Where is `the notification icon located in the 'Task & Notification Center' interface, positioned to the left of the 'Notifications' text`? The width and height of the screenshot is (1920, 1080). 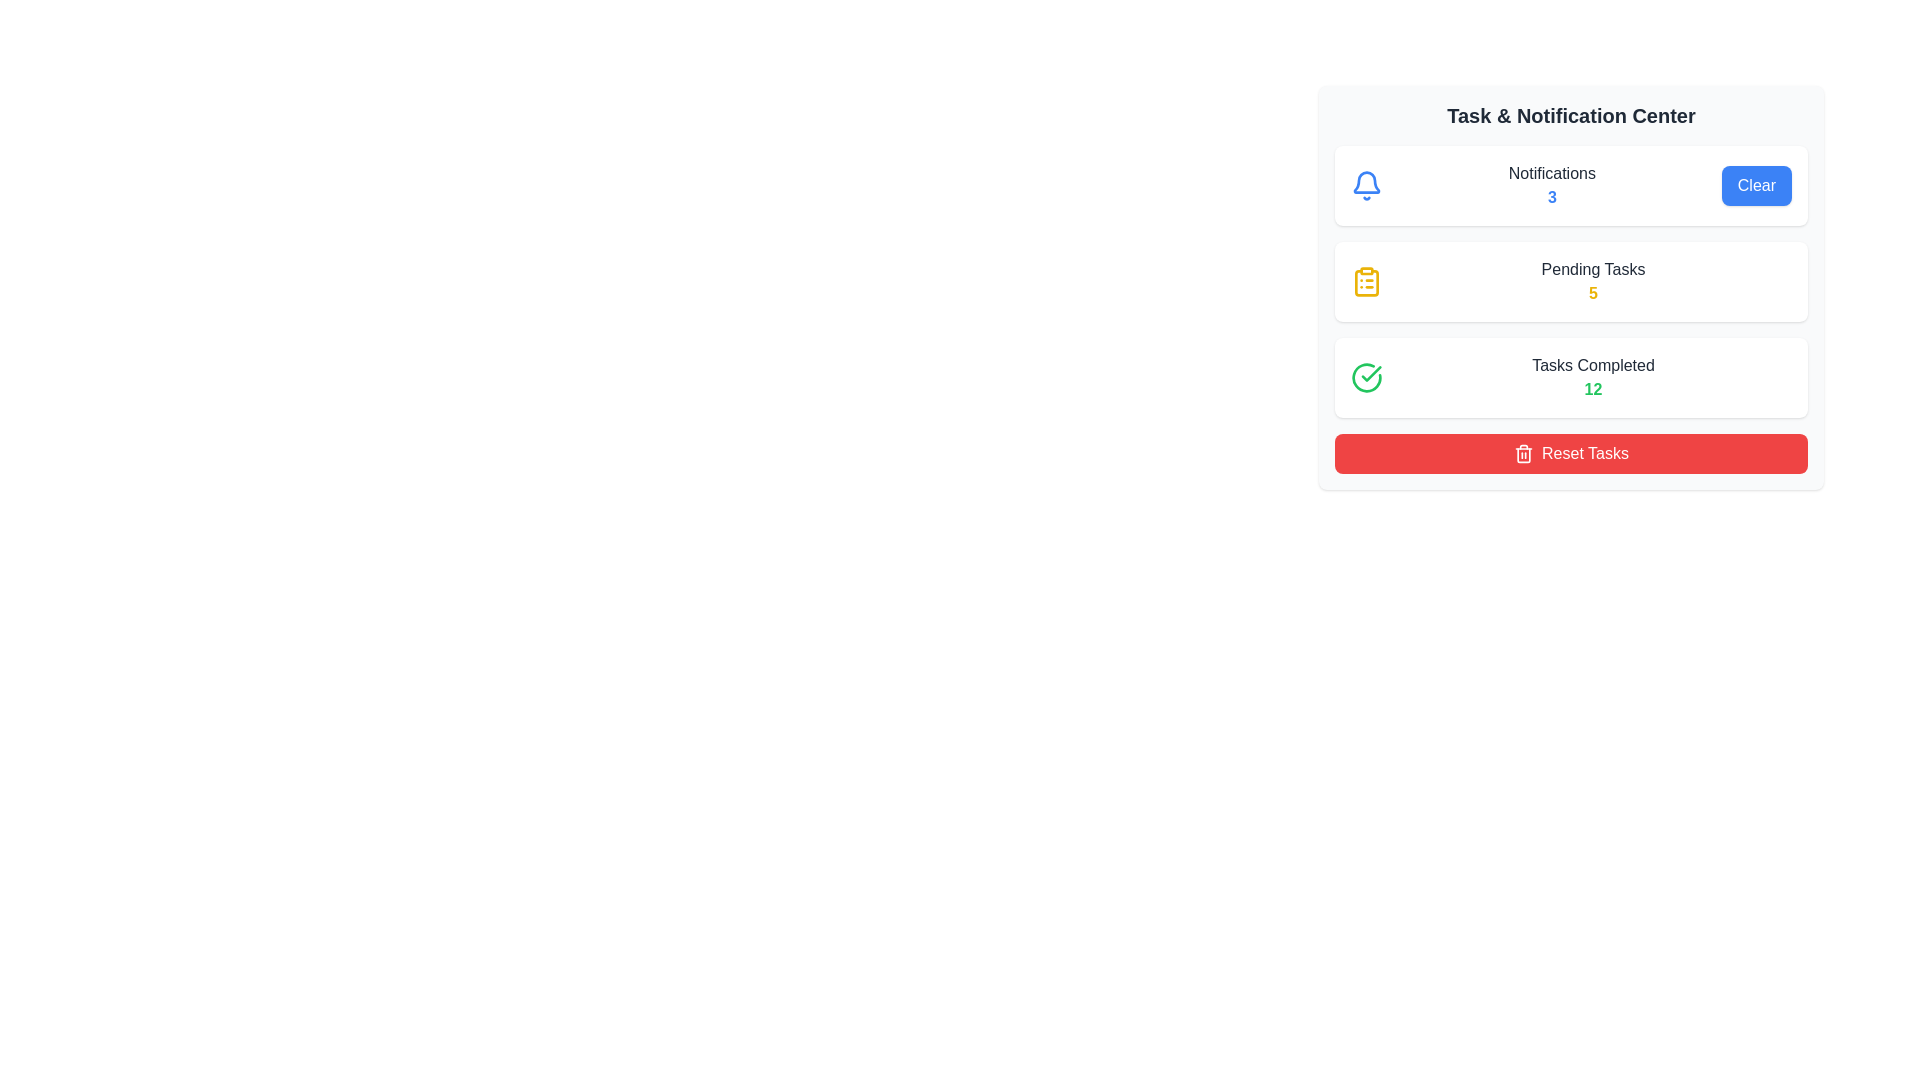 the notification icon located in the 'Task & Notification Center' interface, positioned to the left of the 'Notifications' text is located at coordinates (1366, 182).